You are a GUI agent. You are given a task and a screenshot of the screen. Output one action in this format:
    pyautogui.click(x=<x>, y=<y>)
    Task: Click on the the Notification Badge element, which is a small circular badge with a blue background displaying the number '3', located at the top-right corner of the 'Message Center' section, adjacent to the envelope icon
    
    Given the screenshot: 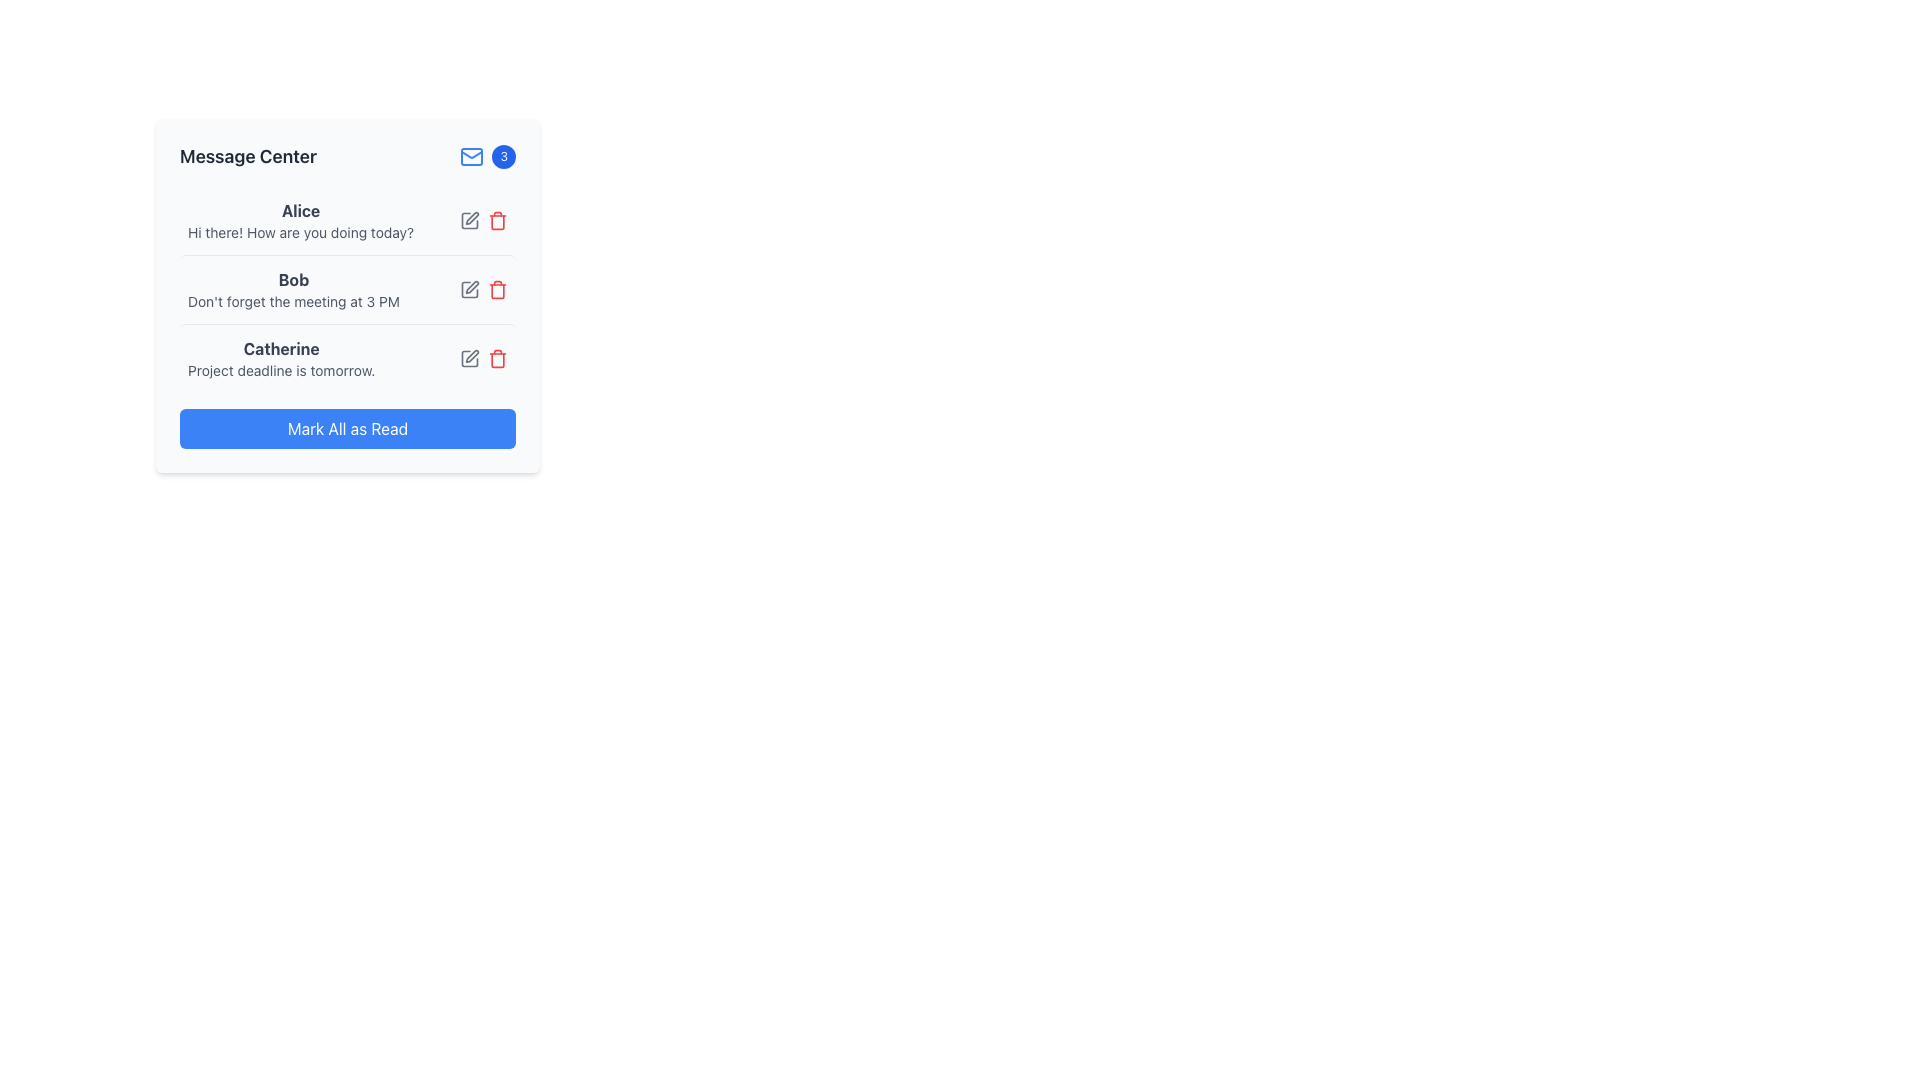 What is the action you would take?
    pyautogui.click(x=488, y=156)
    